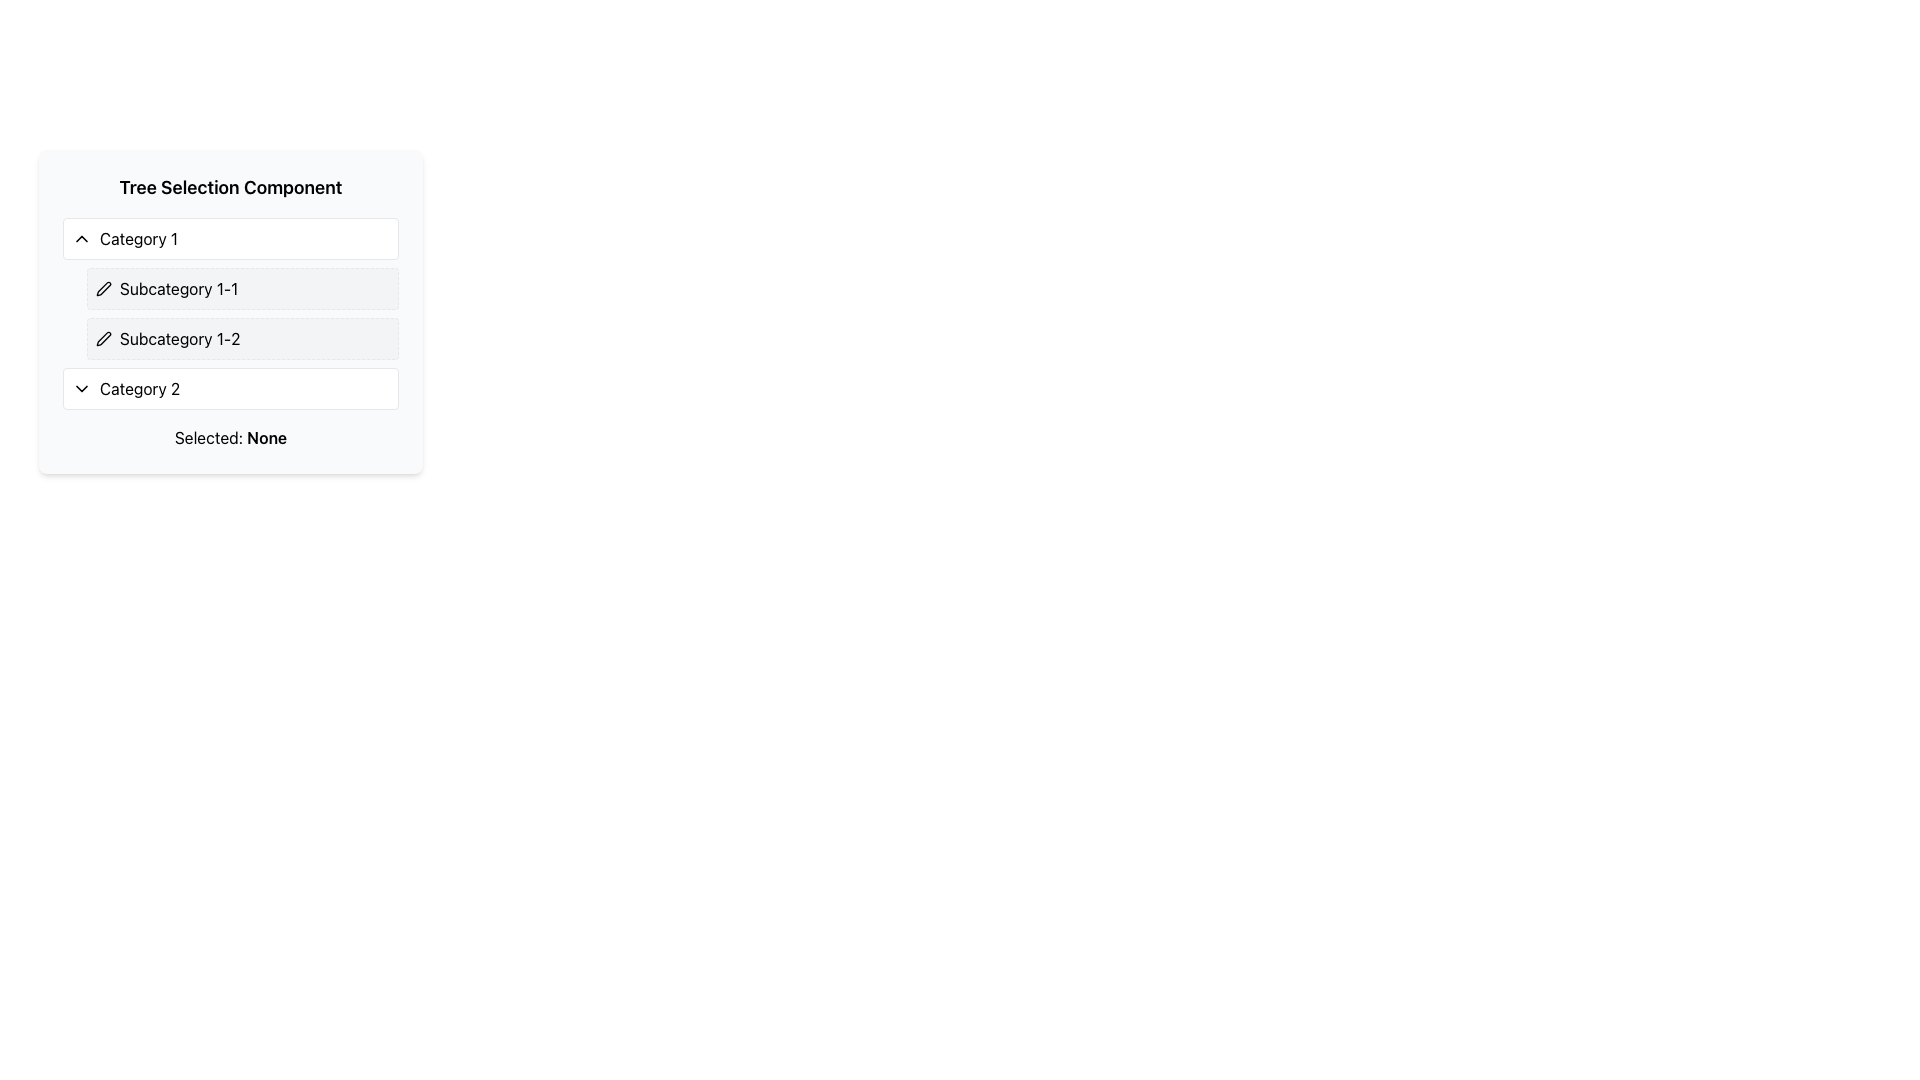  I want to click on the edit icon (Pen or Pencil) located in 'Subcategory 1-1' under 'Category 1' to indicate the edit capability, so click(103, 338).